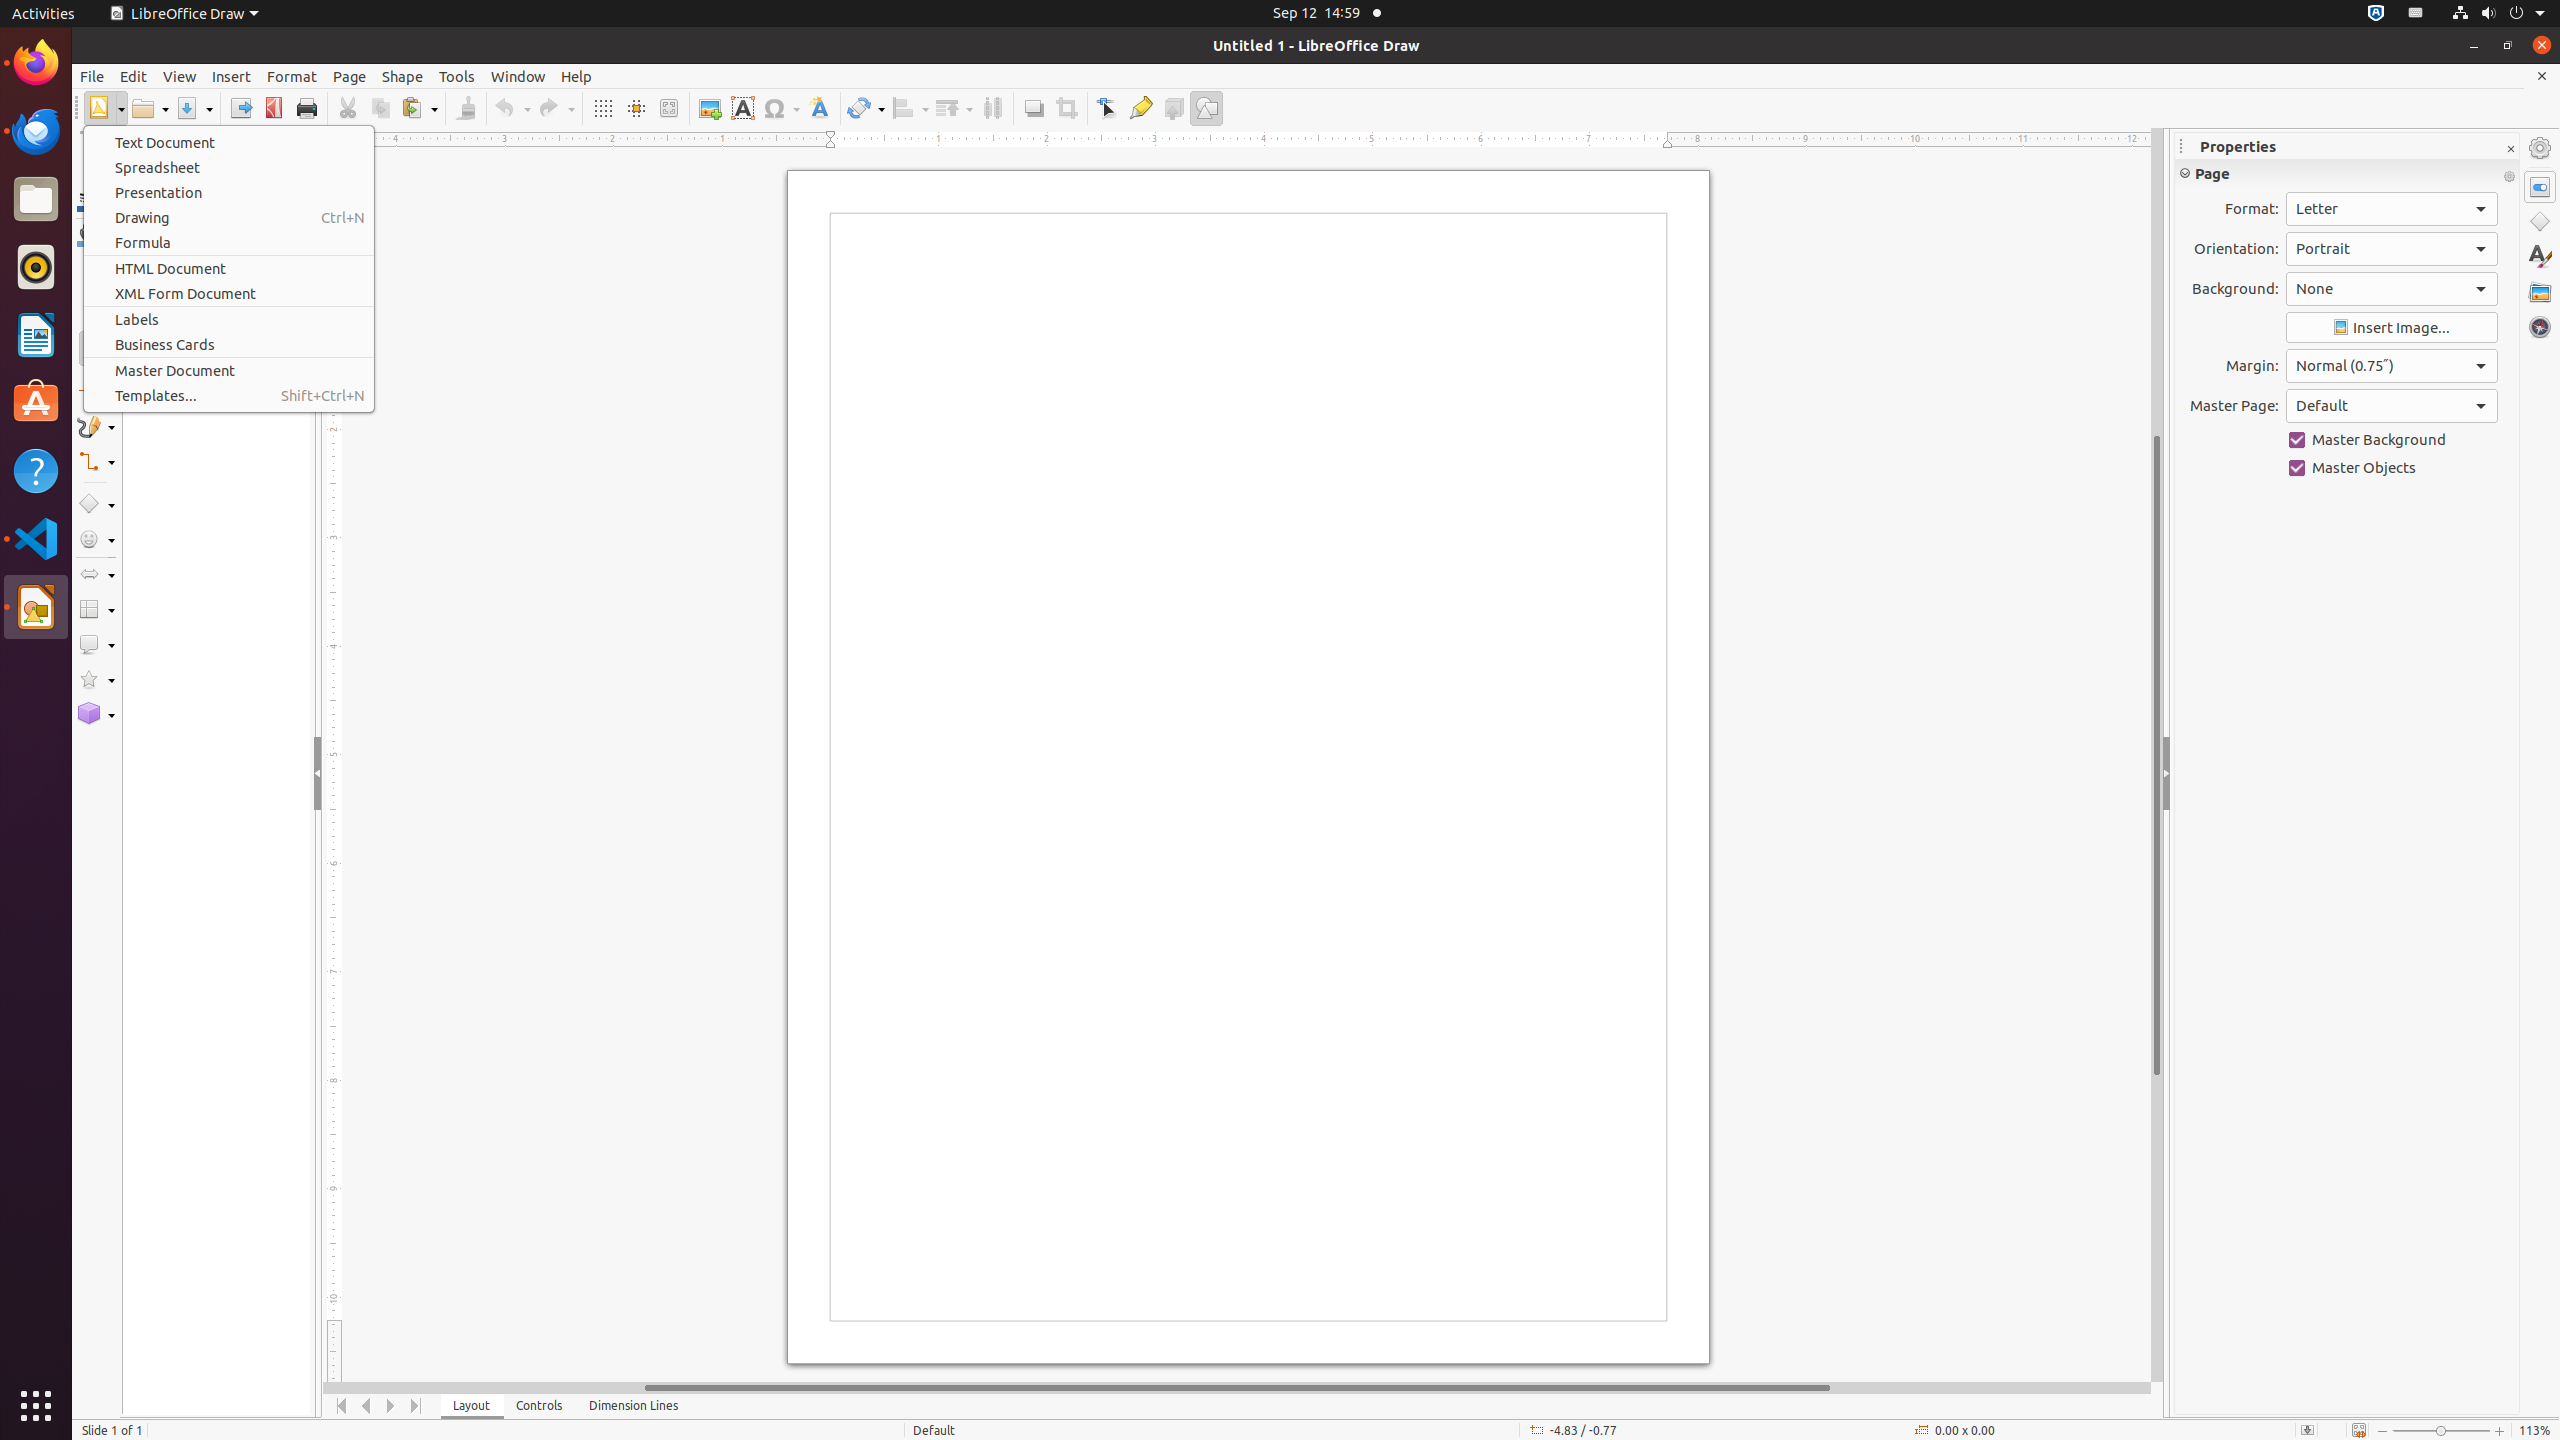 This screenshot has height=1440, width=2560. Describe the element at coordinates (36, 265) in the screenshot. I see `'Rhythmbox'` at that location.